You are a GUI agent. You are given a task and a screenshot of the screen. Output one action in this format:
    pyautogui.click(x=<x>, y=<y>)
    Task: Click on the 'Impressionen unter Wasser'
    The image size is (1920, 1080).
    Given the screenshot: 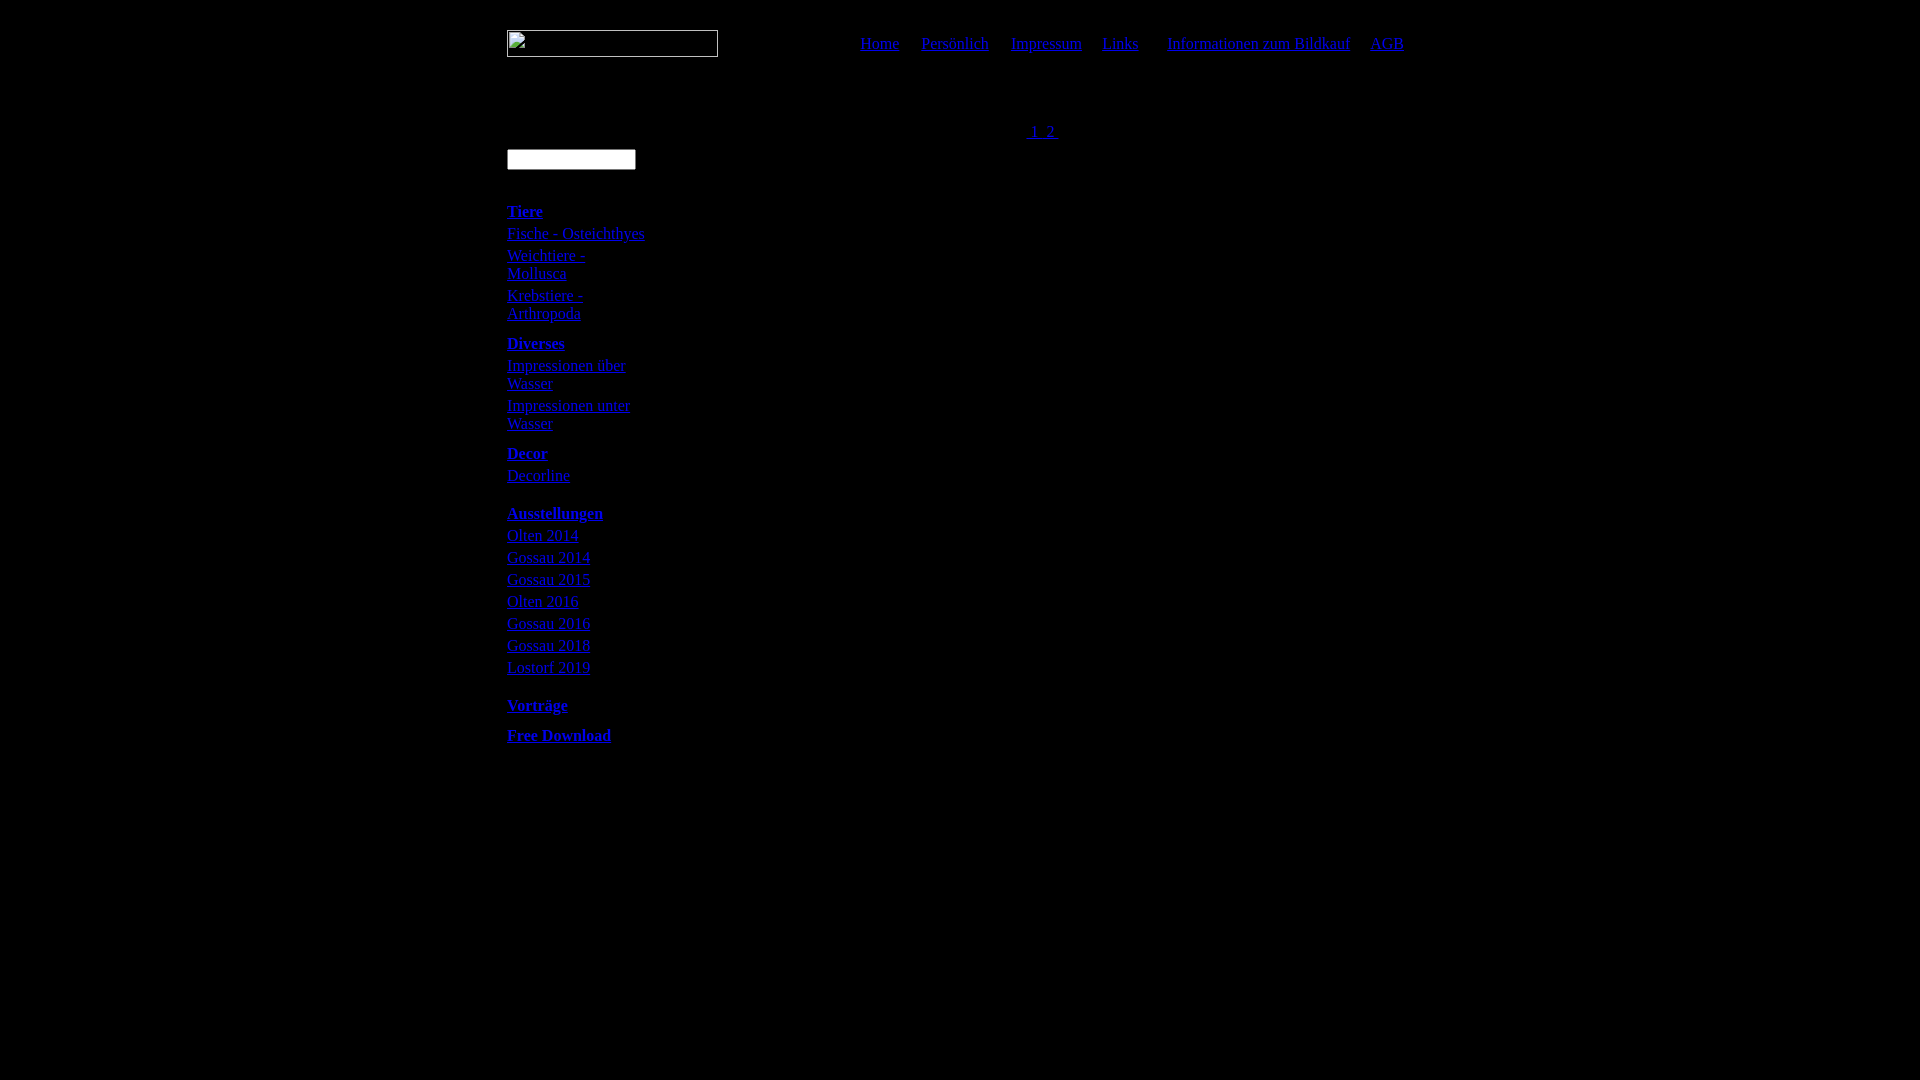 What is the action you would take?
    pyautogui.click(x=567, y=413)
    